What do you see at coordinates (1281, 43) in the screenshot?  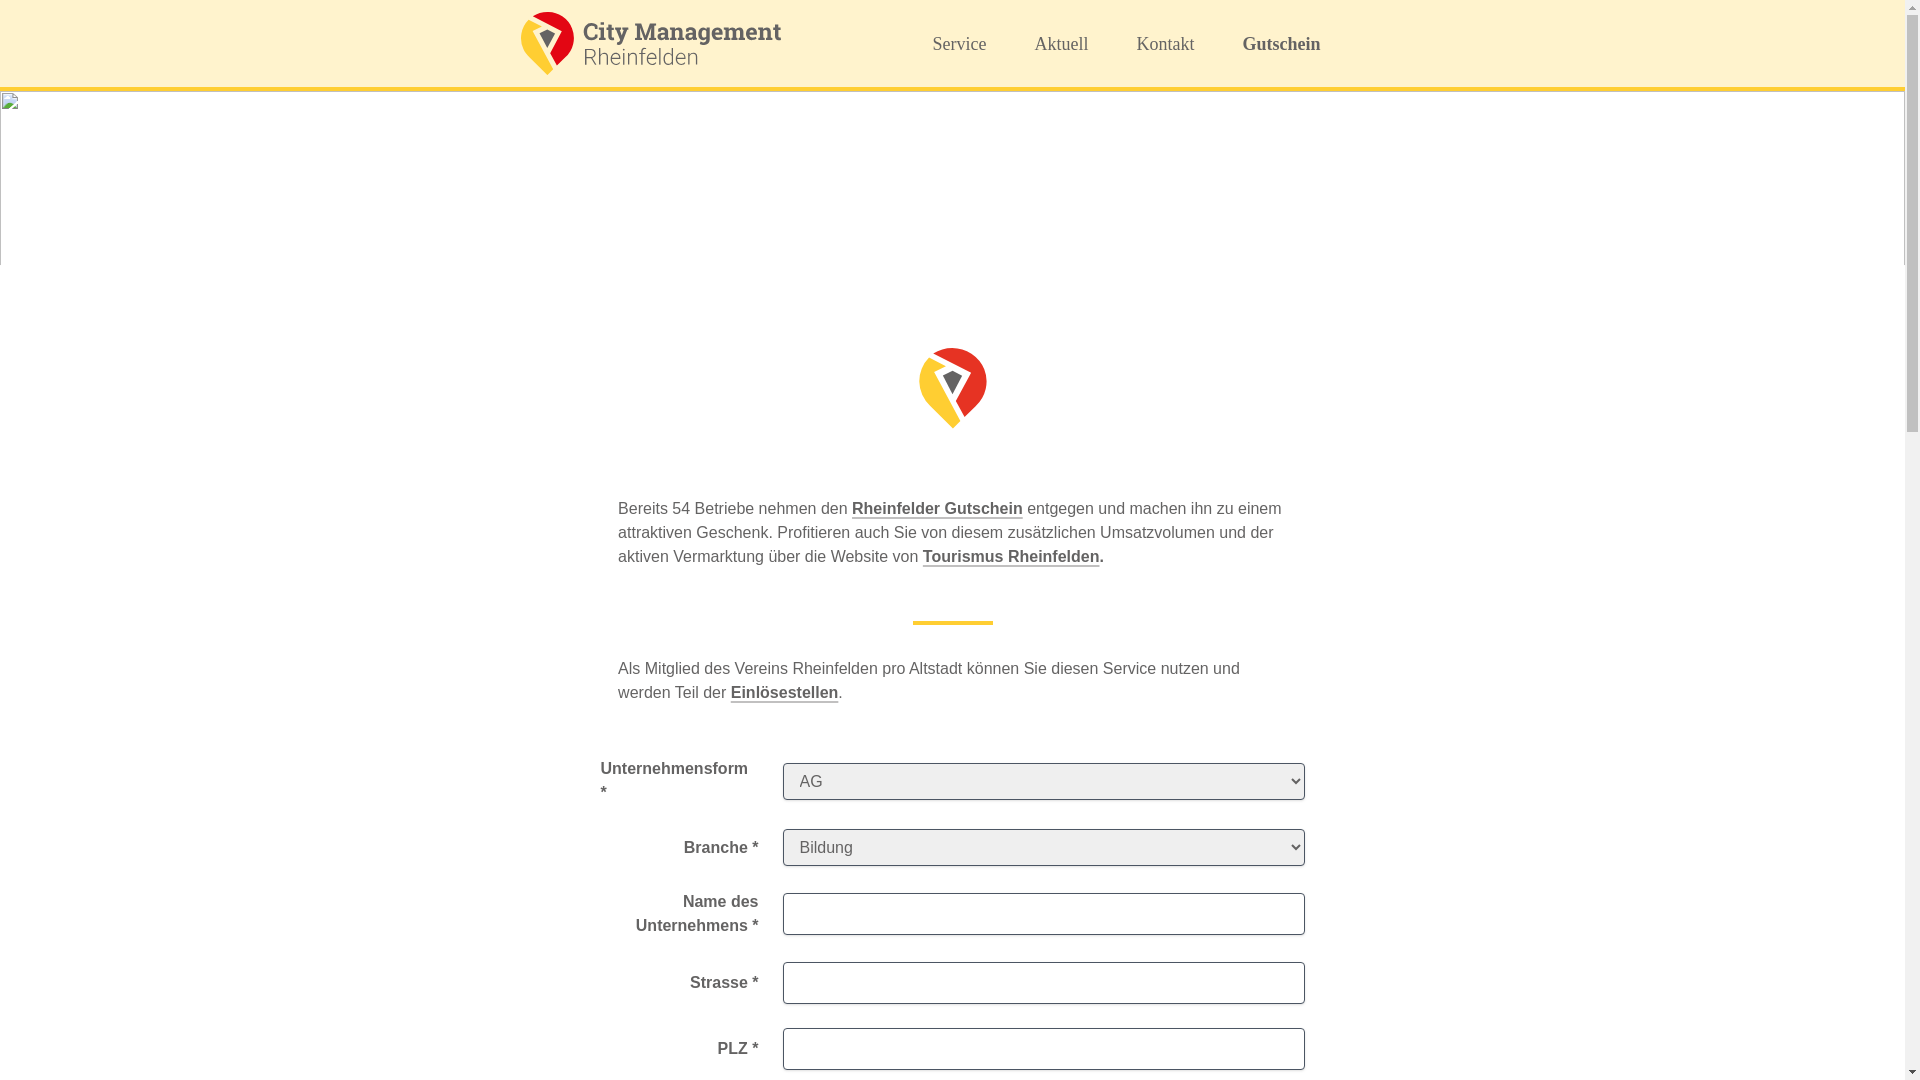 I see `'Gutschein'` at bounding box center [1281, 43].